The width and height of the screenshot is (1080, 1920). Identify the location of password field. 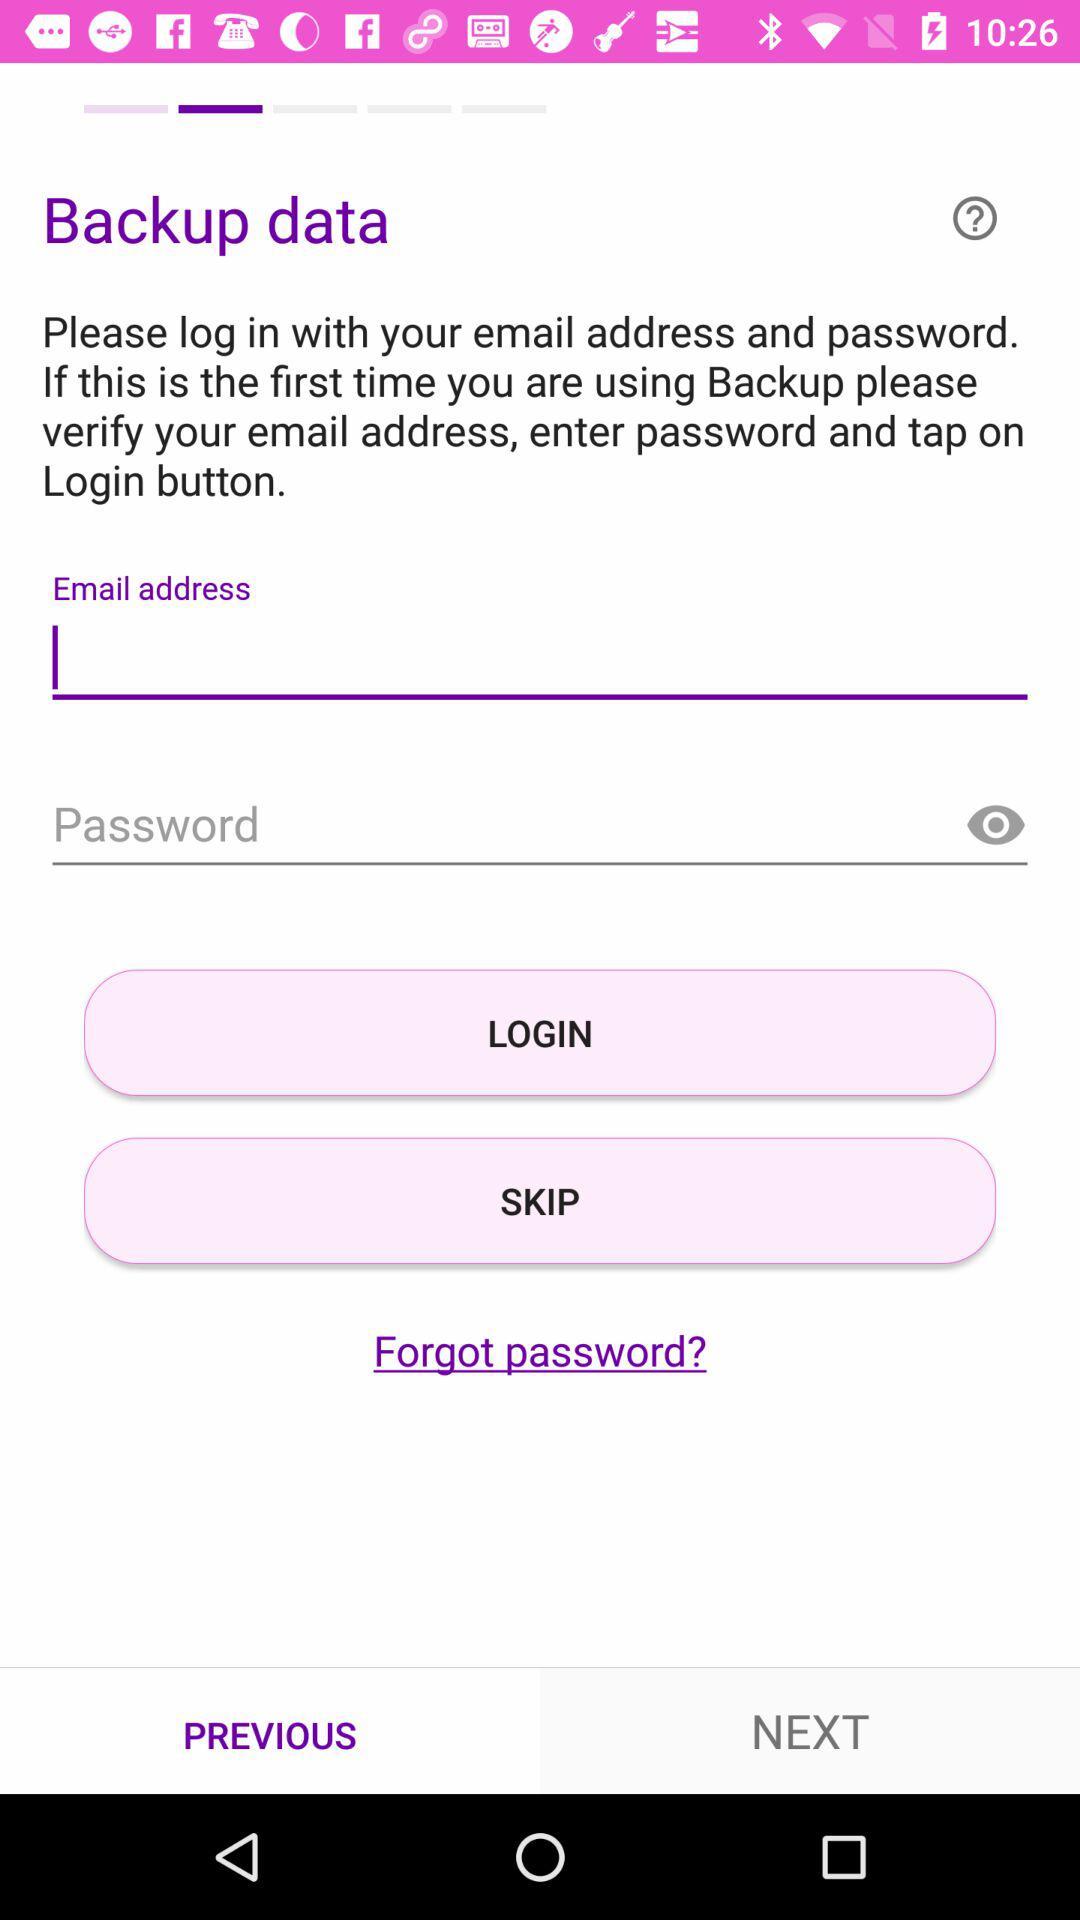
(540, 826).